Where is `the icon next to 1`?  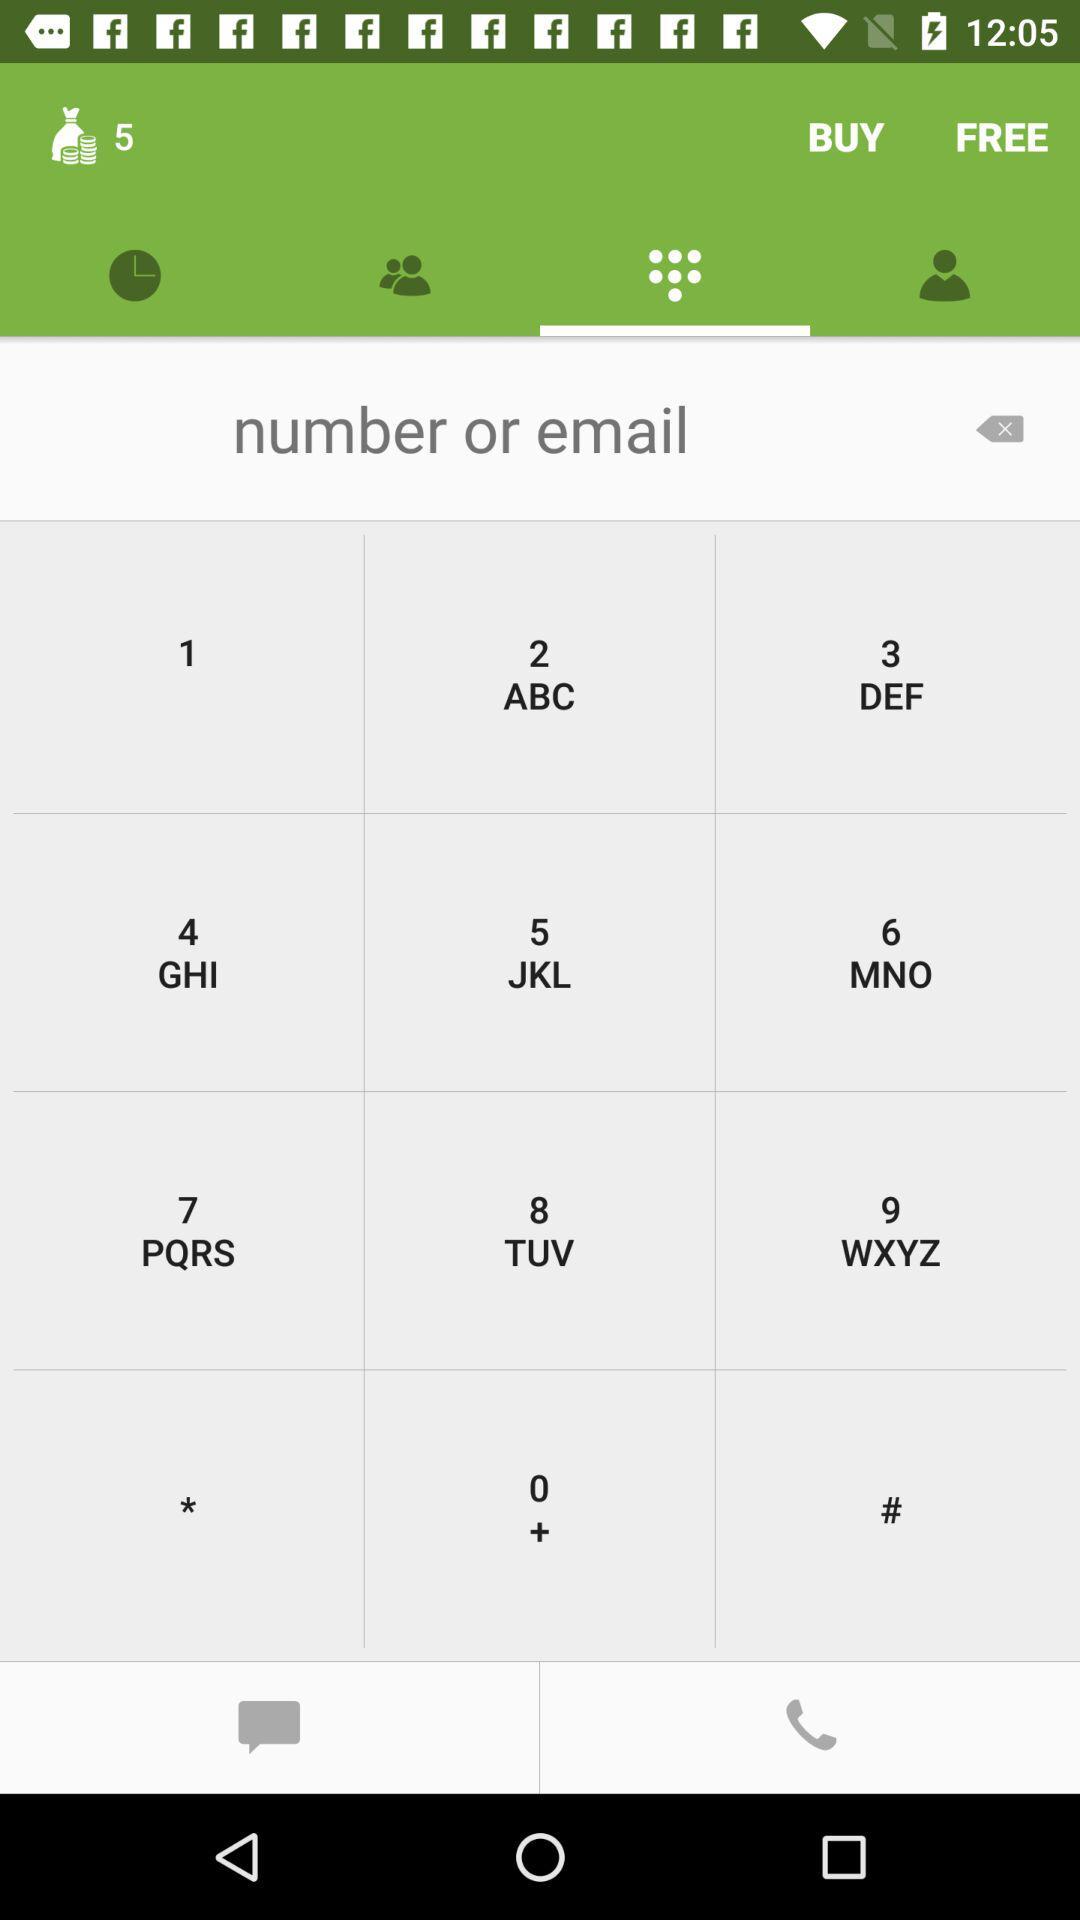 the icon next to 1 is located at coordinates (538, 673).